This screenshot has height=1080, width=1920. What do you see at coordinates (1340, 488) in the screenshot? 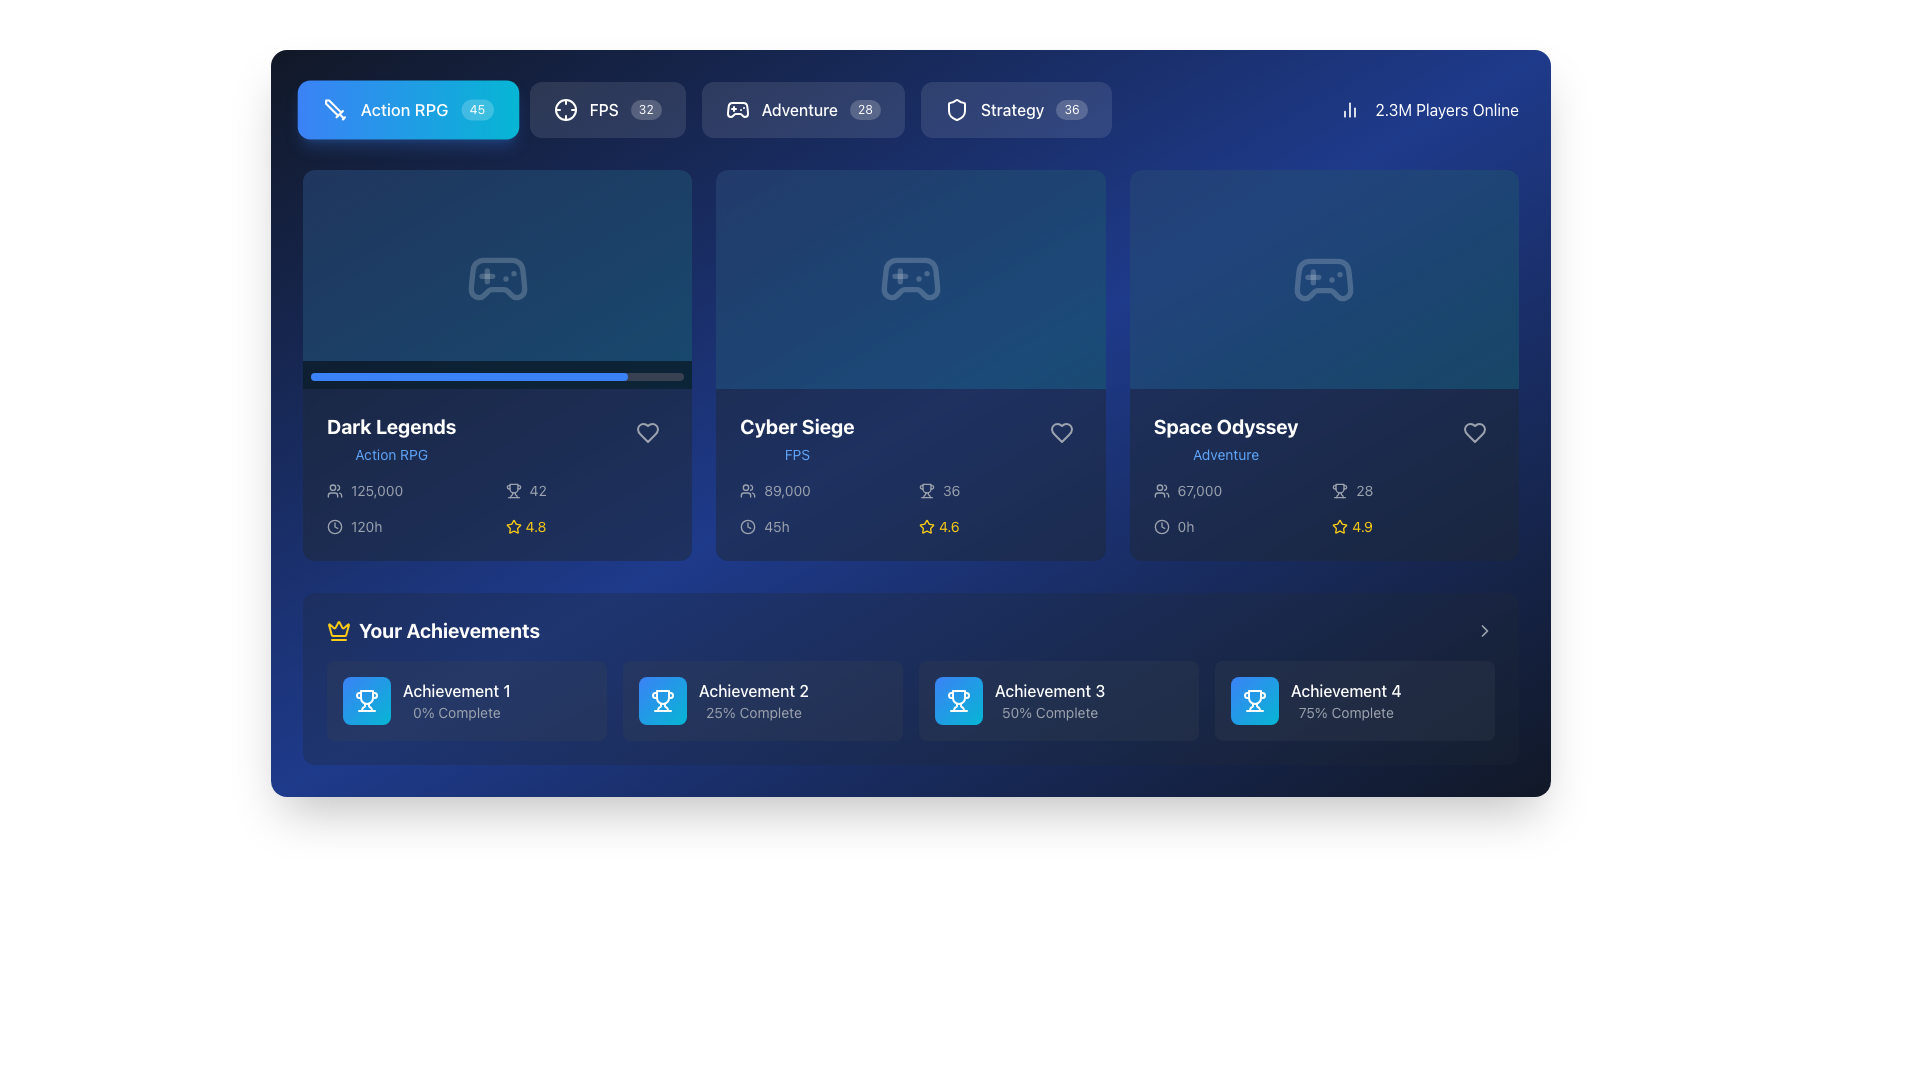
I see `the achievement icon located below the 'Your Achievements' section, which visually represents a reward or achievement` at bounding box center [1340, 488].